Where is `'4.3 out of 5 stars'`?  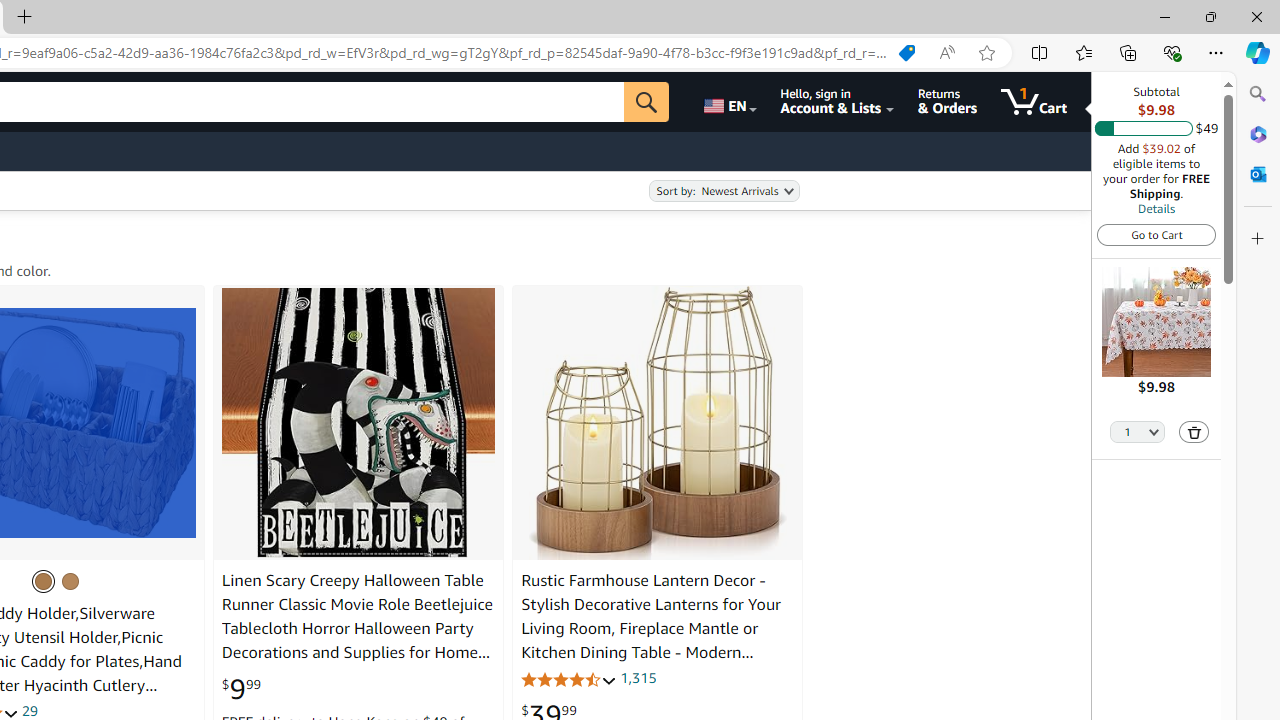 '4.3 out of 5 stars' is located at coordinates (568, 678).